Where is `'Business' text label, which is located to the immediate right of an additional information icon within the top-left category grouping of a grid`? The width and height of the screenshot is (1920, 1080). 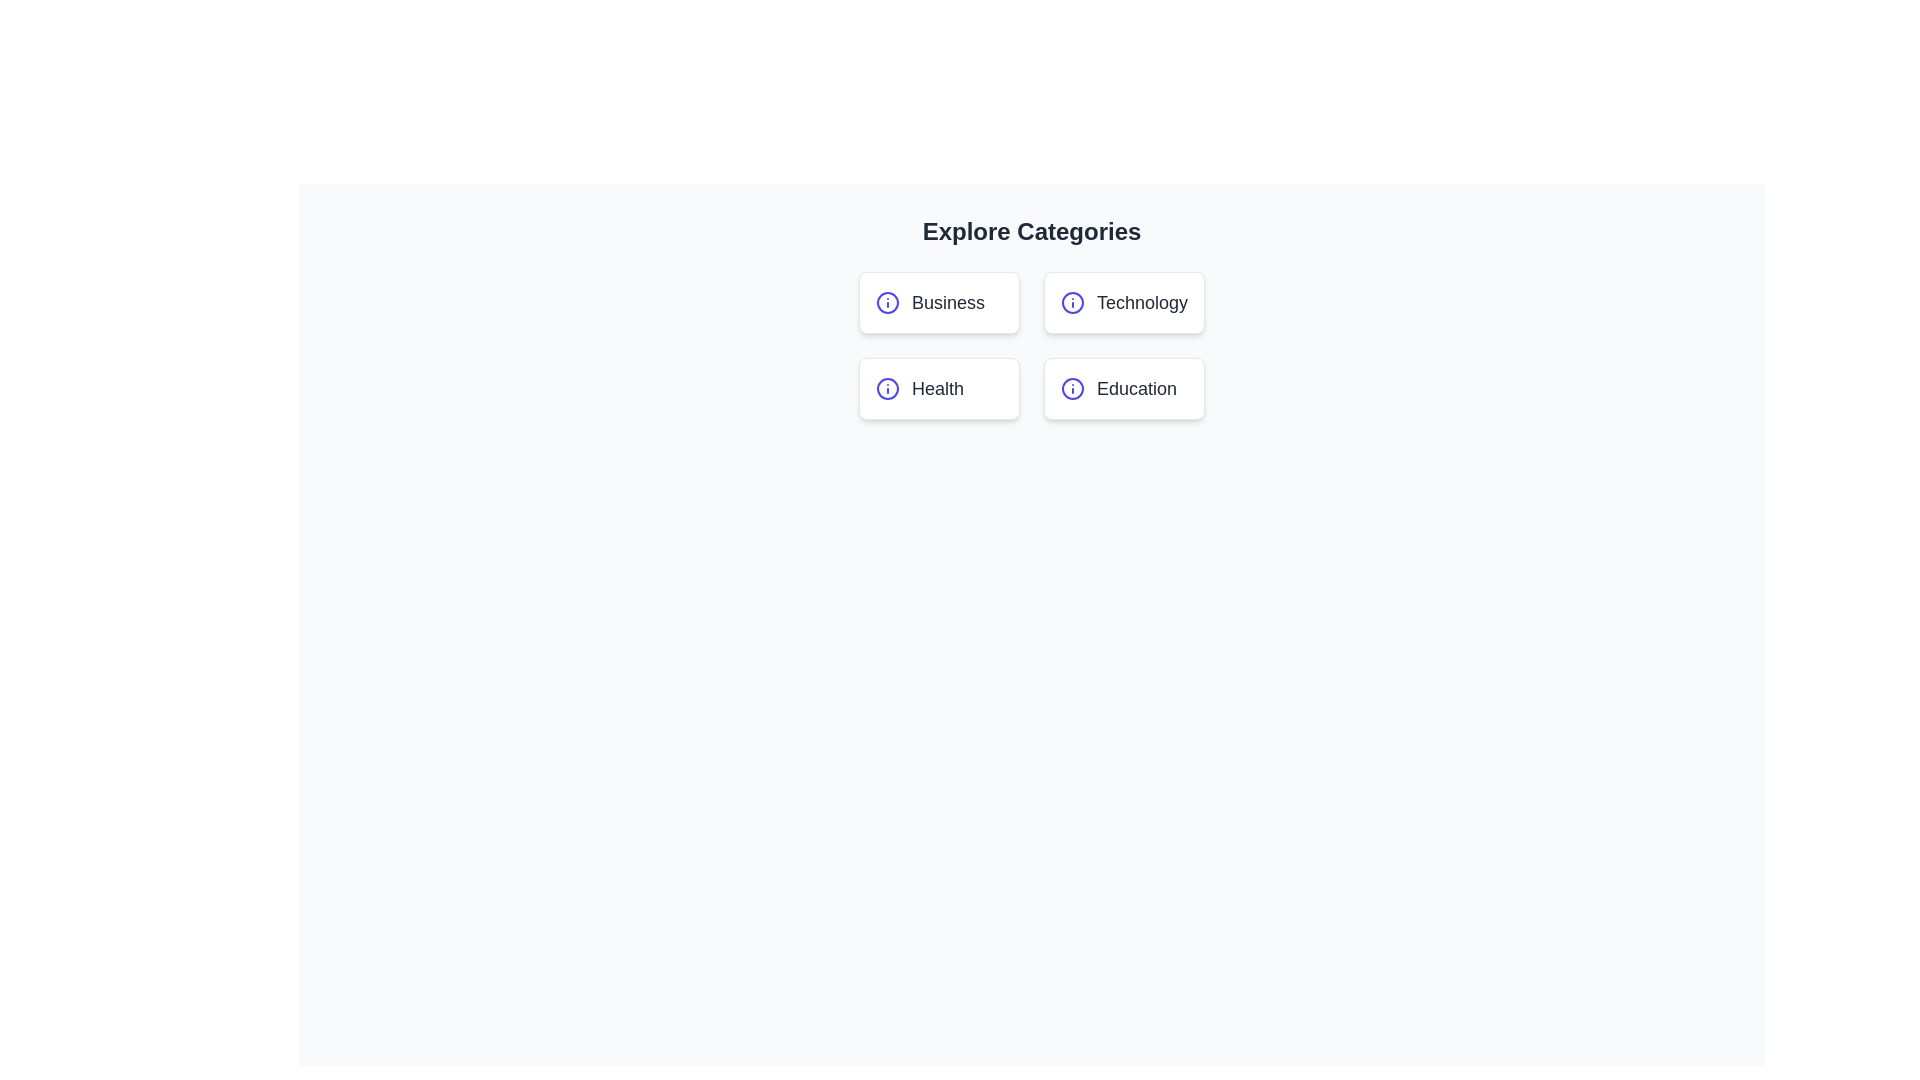
'Business' text label, which is located to the immediate right of an additional information icon within the top-left category grouping of a grid is located at coordinates (947, 303).